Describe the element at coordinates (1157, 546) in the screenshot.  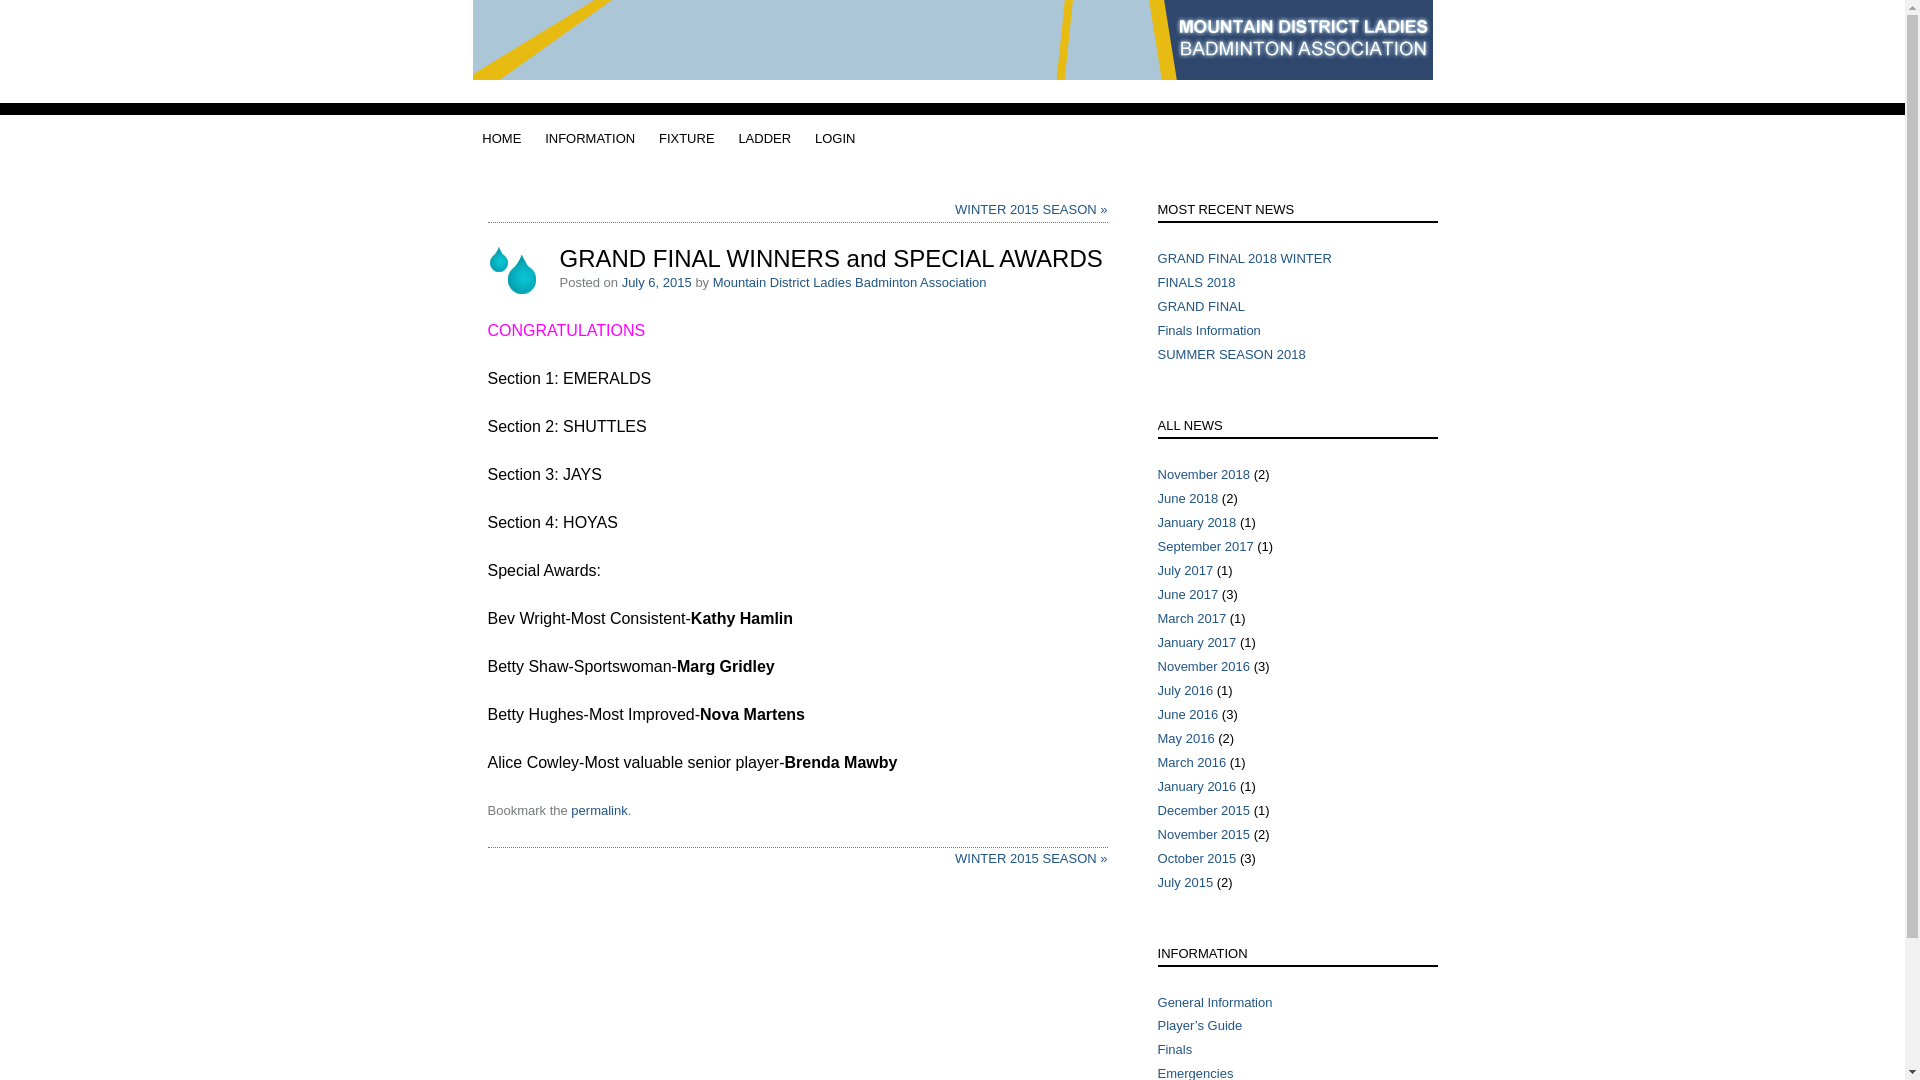
I see `'September 2017'` at that location.